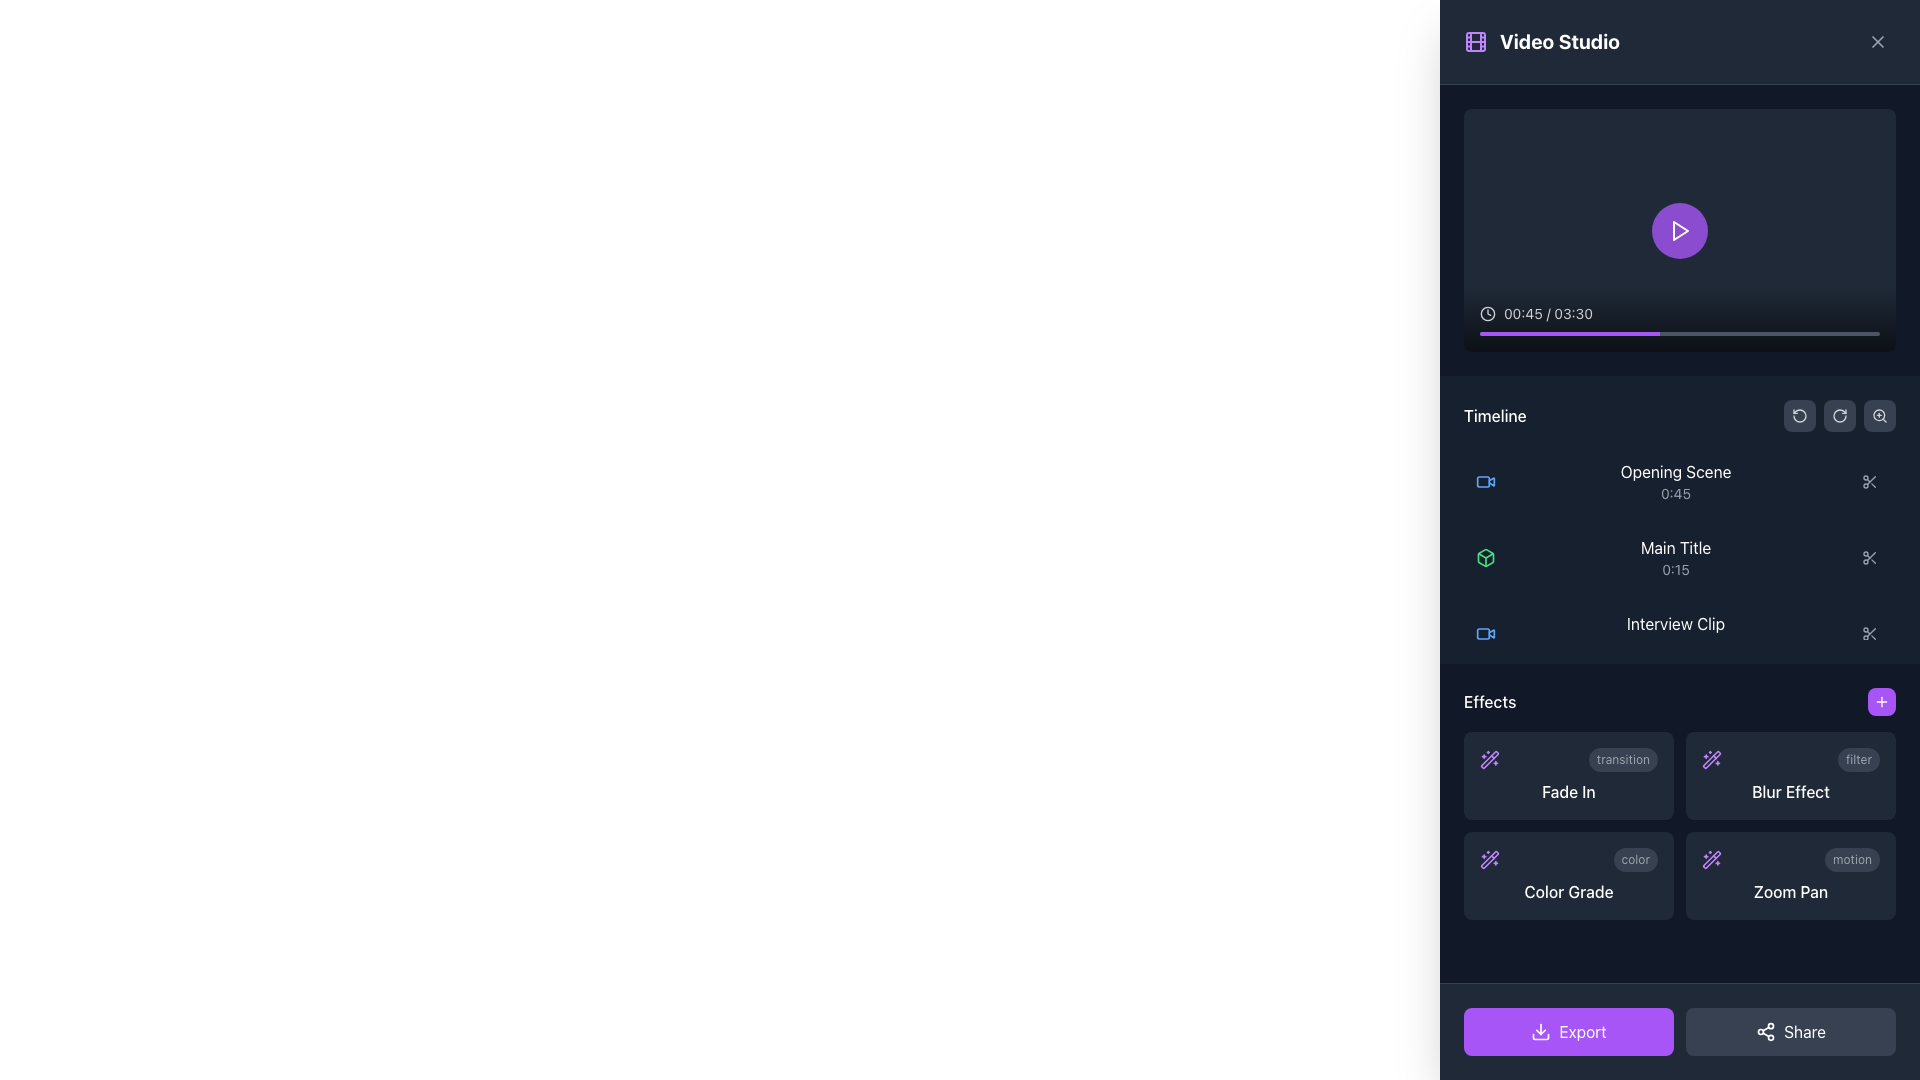 Image resolution: width=1920 pixels, height=1080 pixels. Describe the element at coordinates (1680, 633) in the screenshot. I see `the third timeline item titled 'Interview Clip'` at that location.